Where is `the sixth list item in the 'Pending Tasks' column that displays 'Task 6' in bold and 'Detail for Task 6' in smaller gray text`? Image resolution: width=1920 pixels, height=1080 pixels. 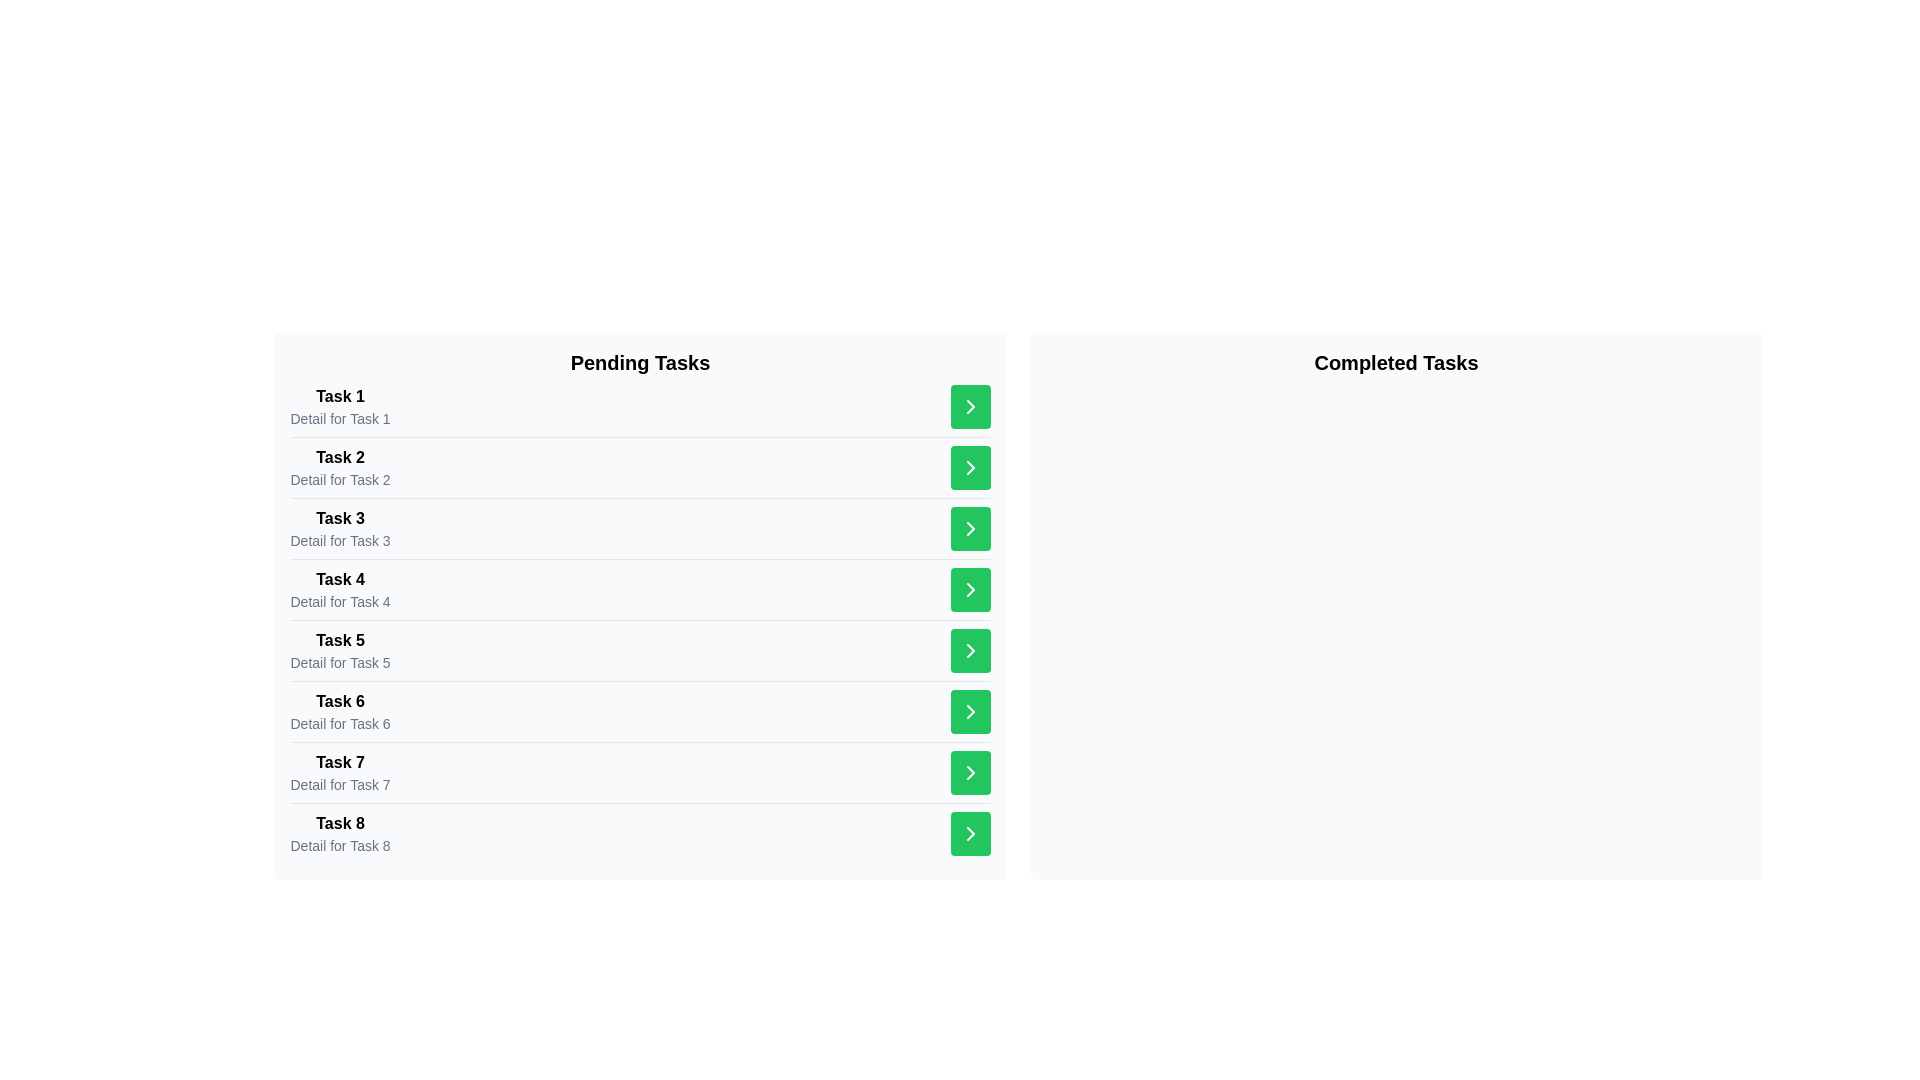
the sixth list item in the 'Pending Tasks' column that displays 'Task 6' in bold and 'Detail for Task 6' in smaller gray text is located at coordinates (340, 711).